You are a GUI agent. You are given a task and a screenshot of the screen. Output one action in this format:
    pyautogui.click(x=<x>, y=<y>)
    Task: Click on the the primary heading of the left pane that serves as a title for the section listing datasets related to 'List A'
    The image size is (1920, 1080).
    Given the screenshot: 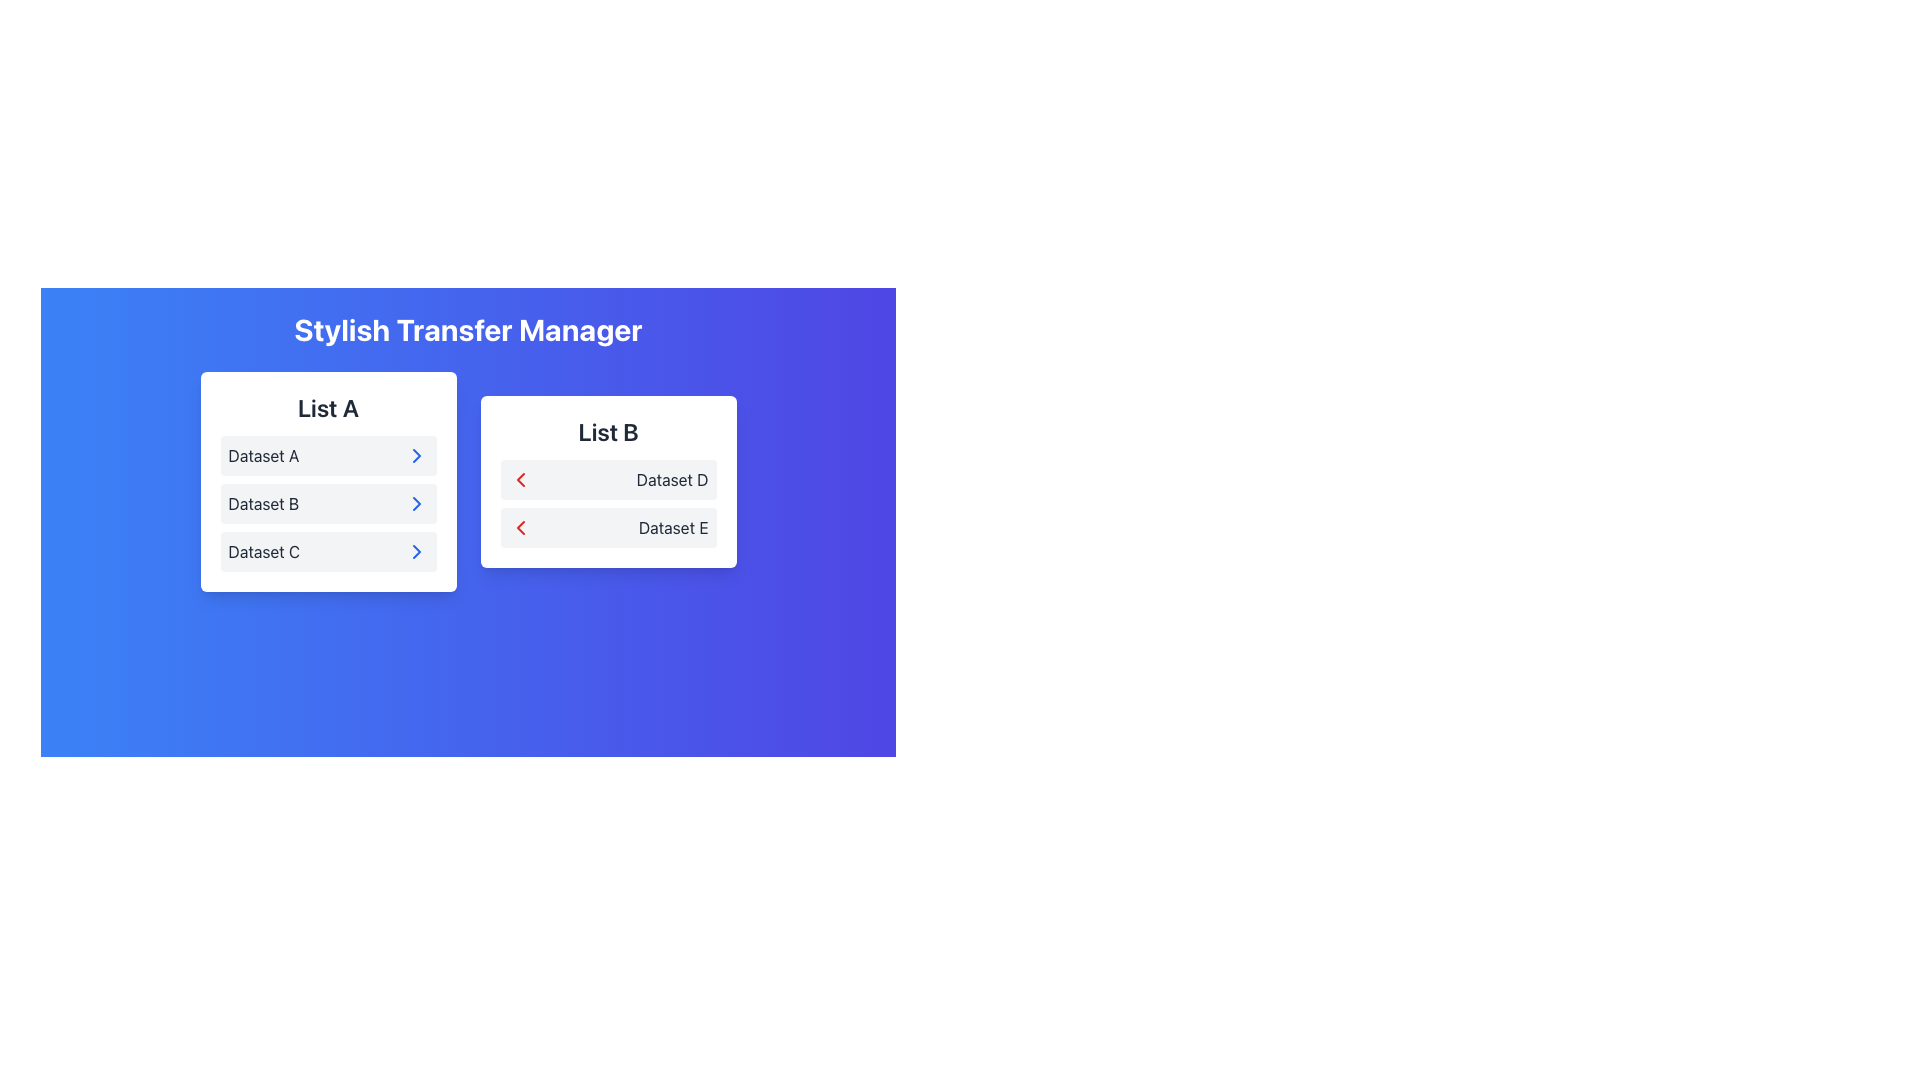 What is the action you would take?
    pyautogui.click(x=328, y=407)
    